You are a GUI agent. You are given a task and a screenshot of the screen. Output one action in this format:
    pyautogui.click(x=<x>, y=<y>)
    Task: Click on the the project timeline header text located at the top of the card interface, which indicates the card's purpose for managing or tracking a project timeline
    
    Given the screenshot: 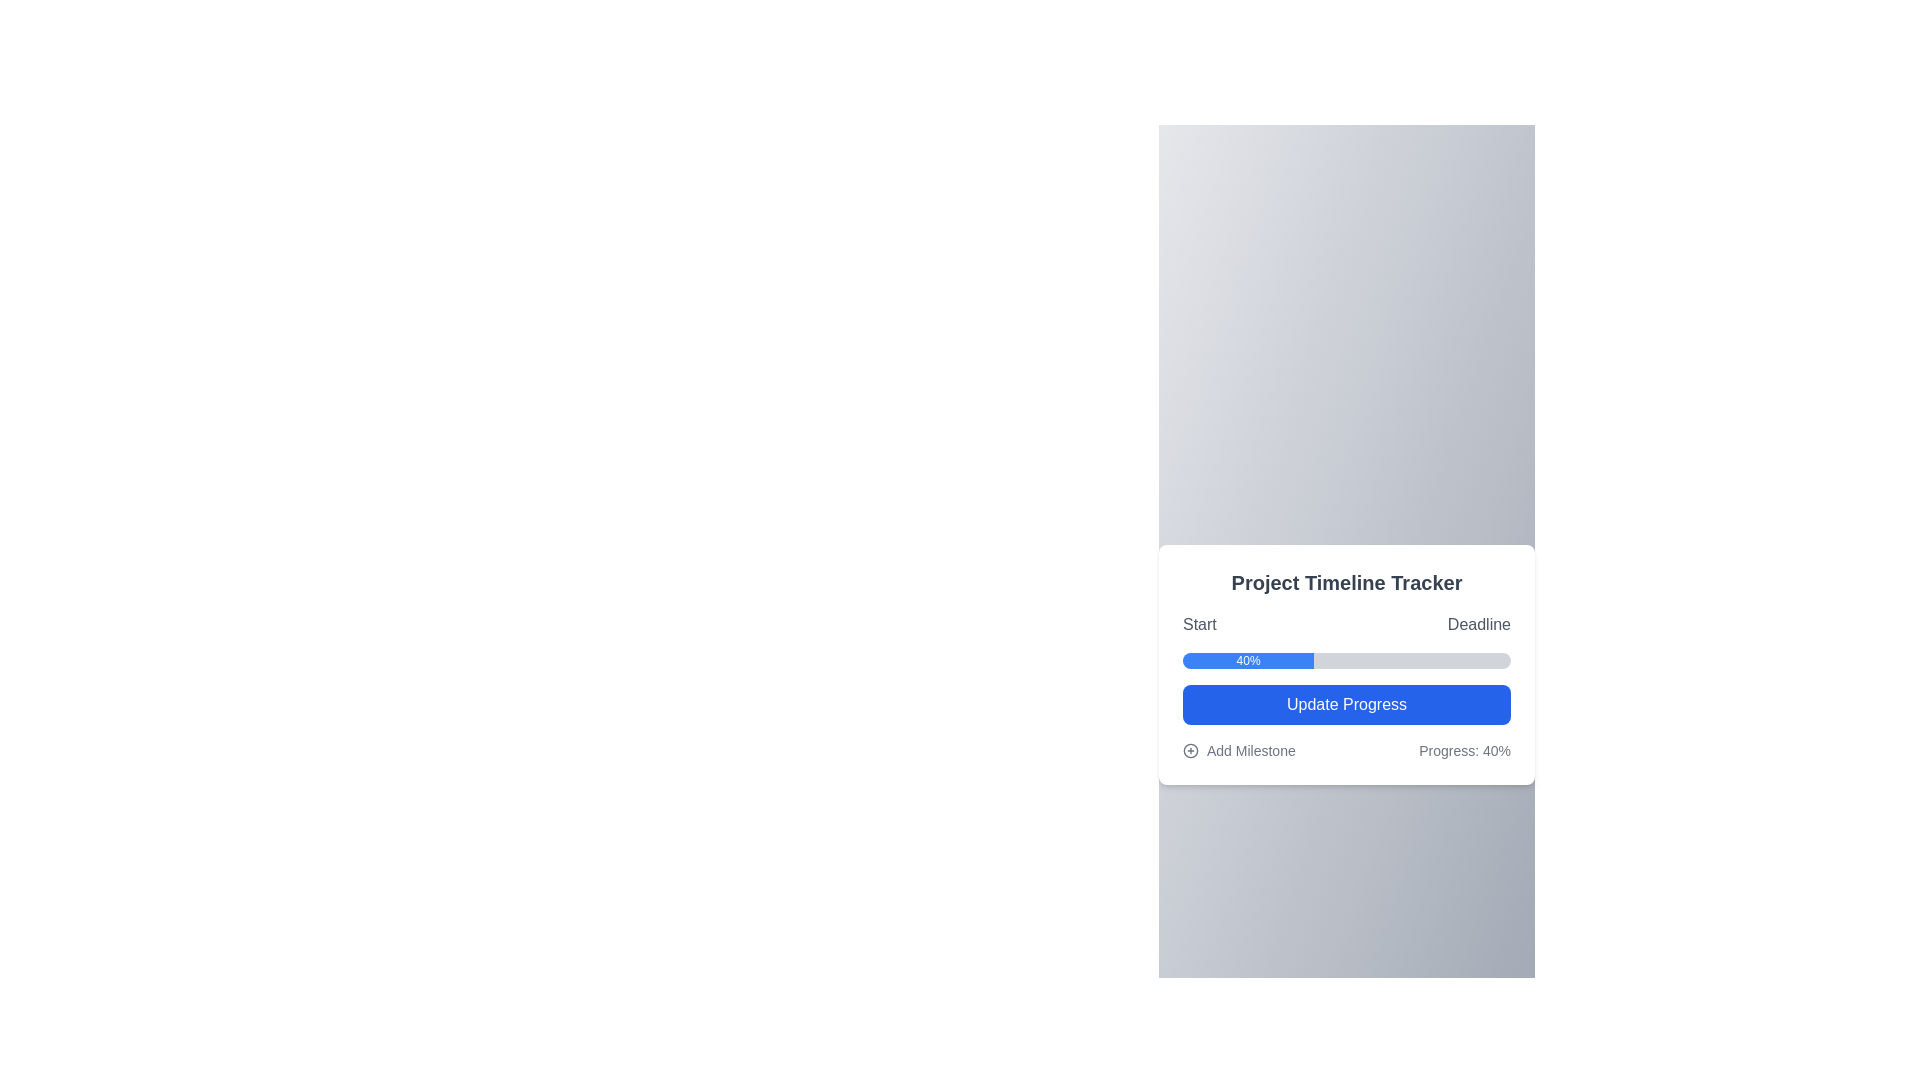 What is the action you would take?
    pyautogui.click(x=1347, y=582)
    